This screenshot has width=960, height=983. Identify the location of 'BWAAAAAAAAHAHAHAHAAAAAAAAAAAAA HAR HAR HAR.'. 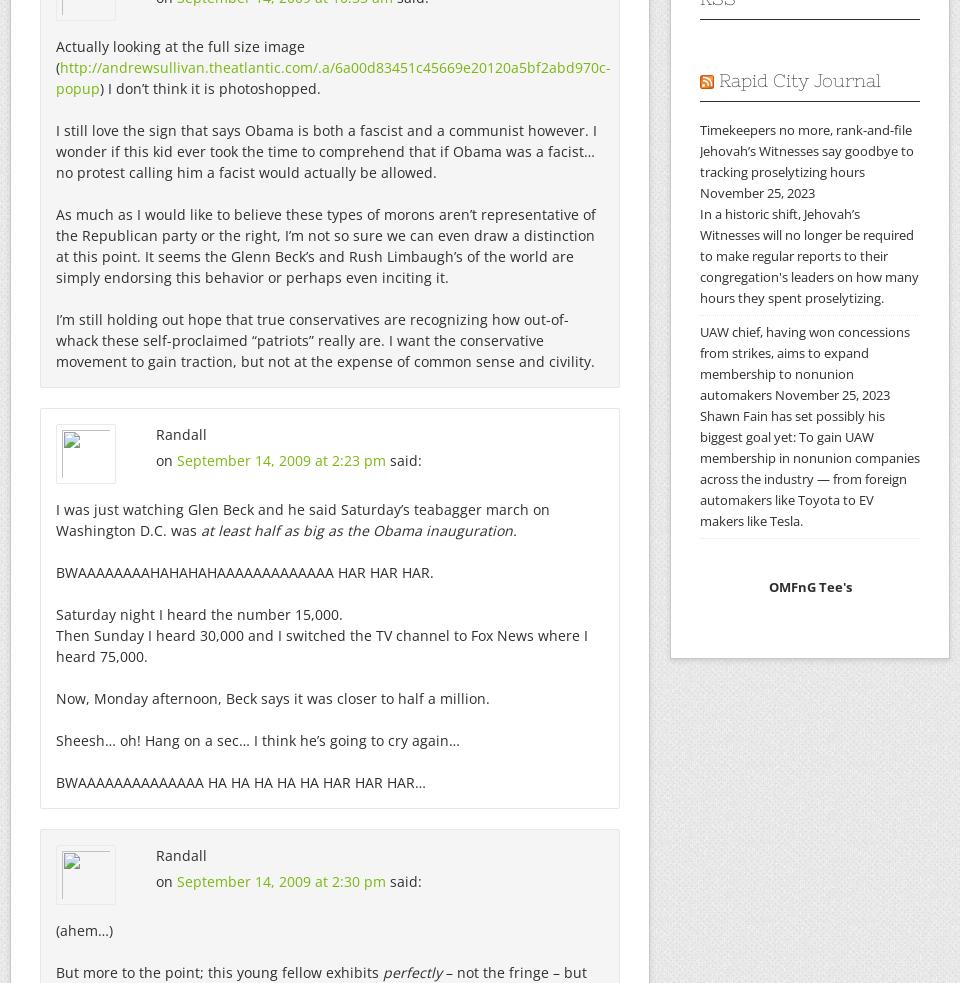
(243, 572).